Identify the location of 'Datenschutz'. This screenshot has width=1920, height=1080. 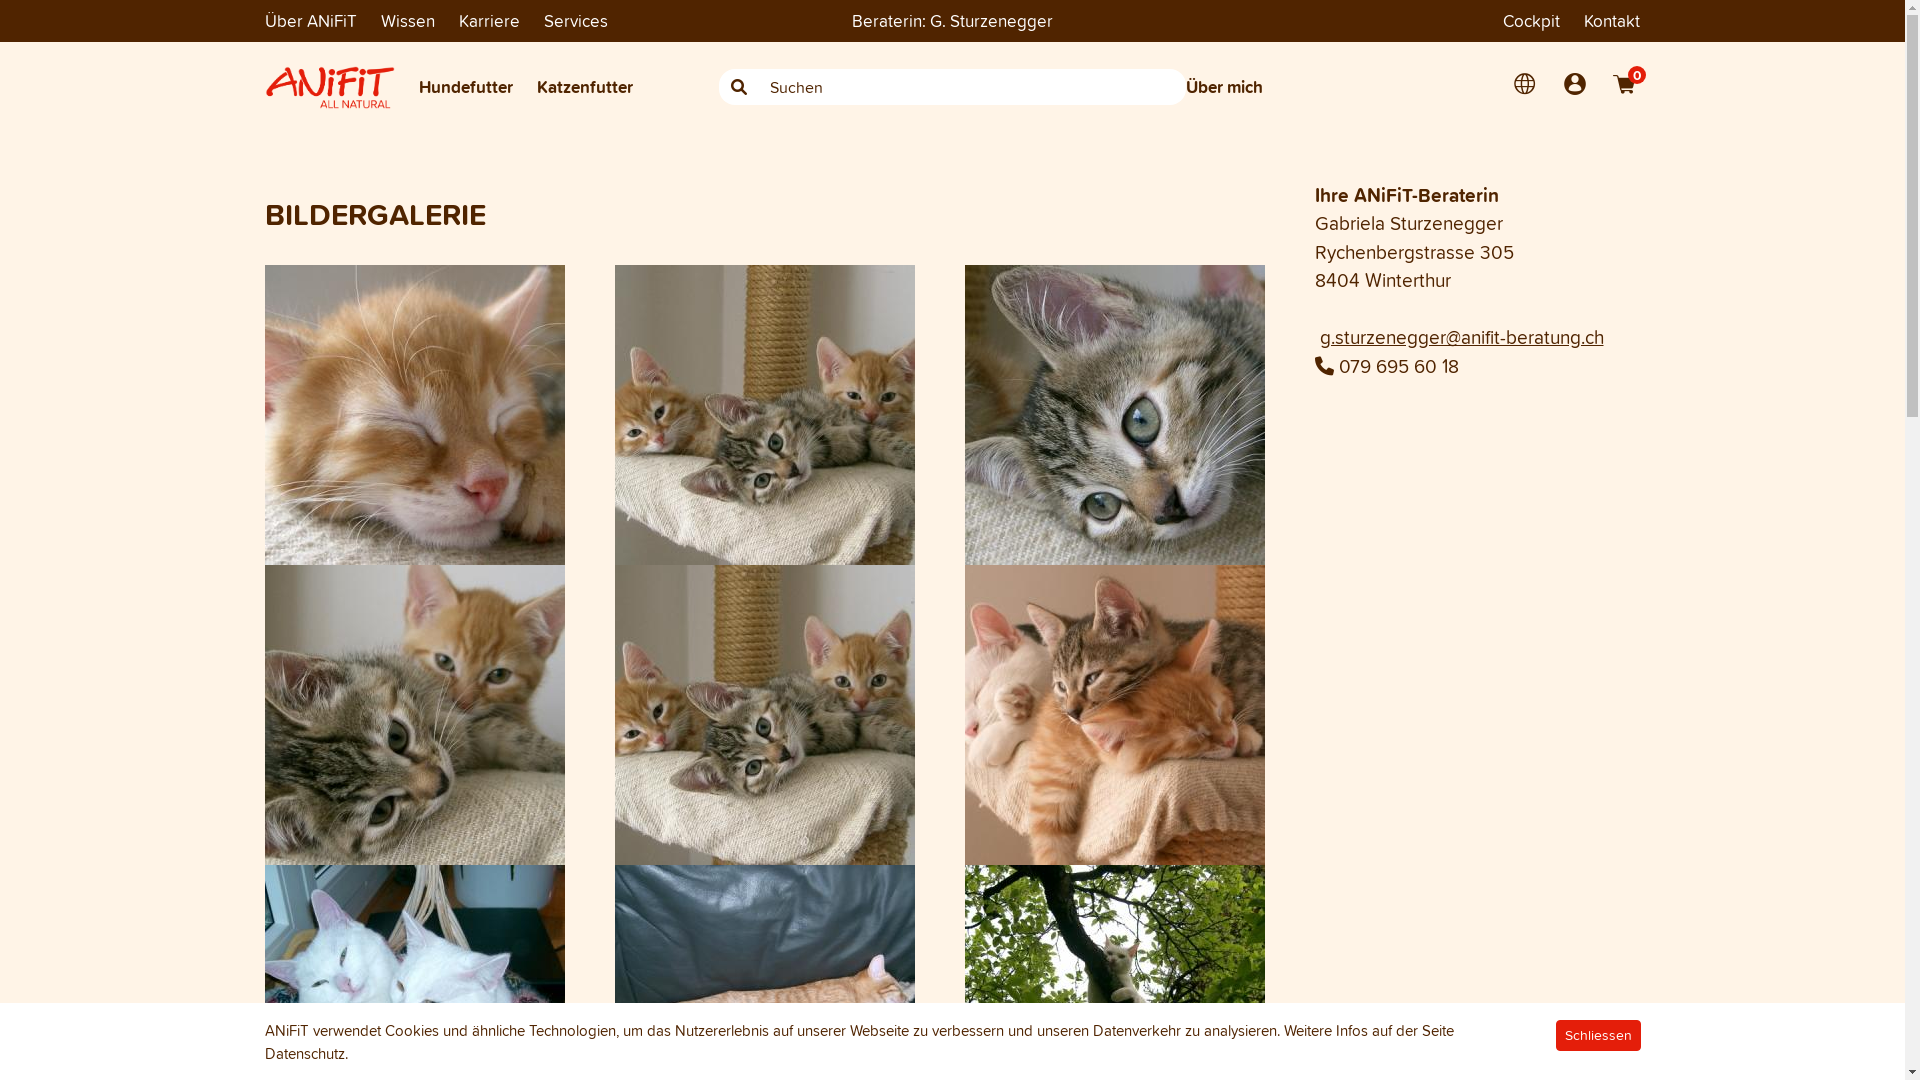
(302, 1052).